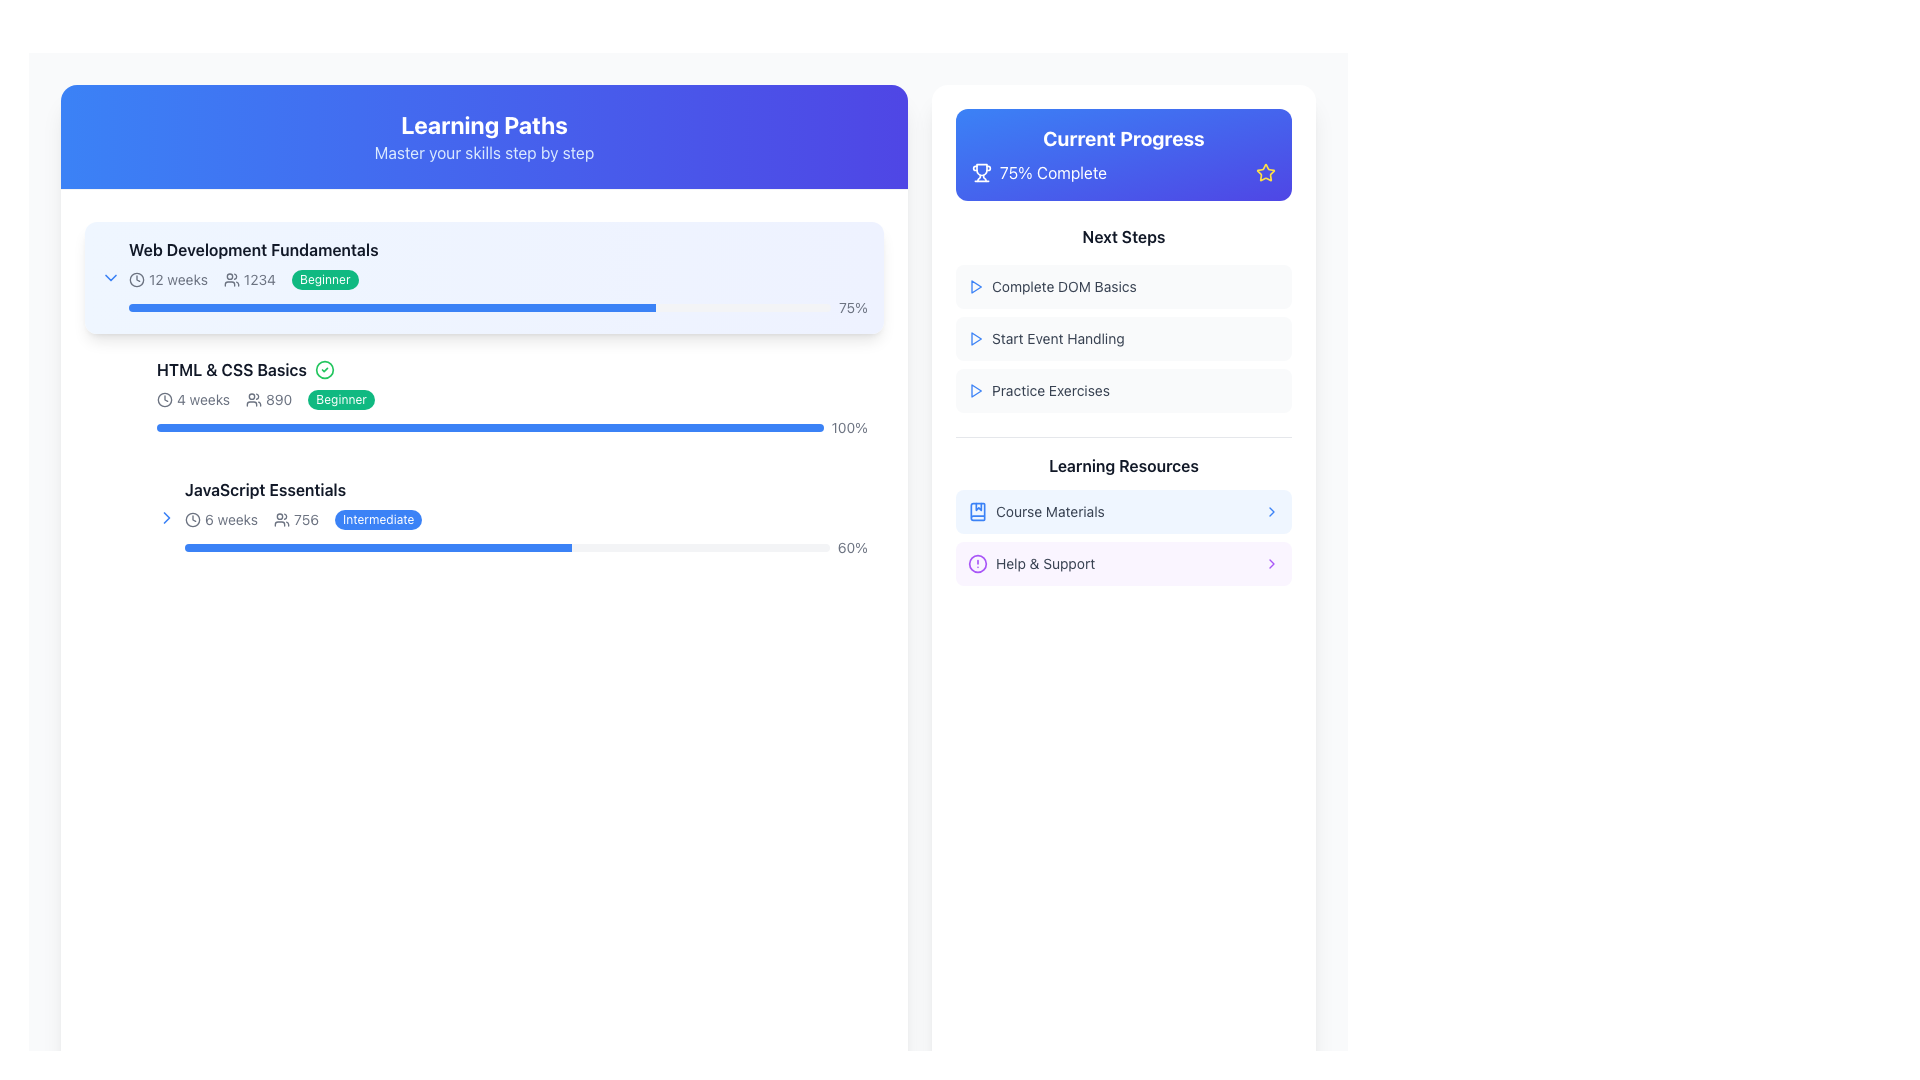 The width and height of the screenshot is (1920, 1080). What do you see at coordinates (1123, 563) in the screenshot?
I see `the 'Help & Support' button, which is the second item under 'Learning Resources' in the 'Current Progress' panel` at bounding box center [1123, 563].